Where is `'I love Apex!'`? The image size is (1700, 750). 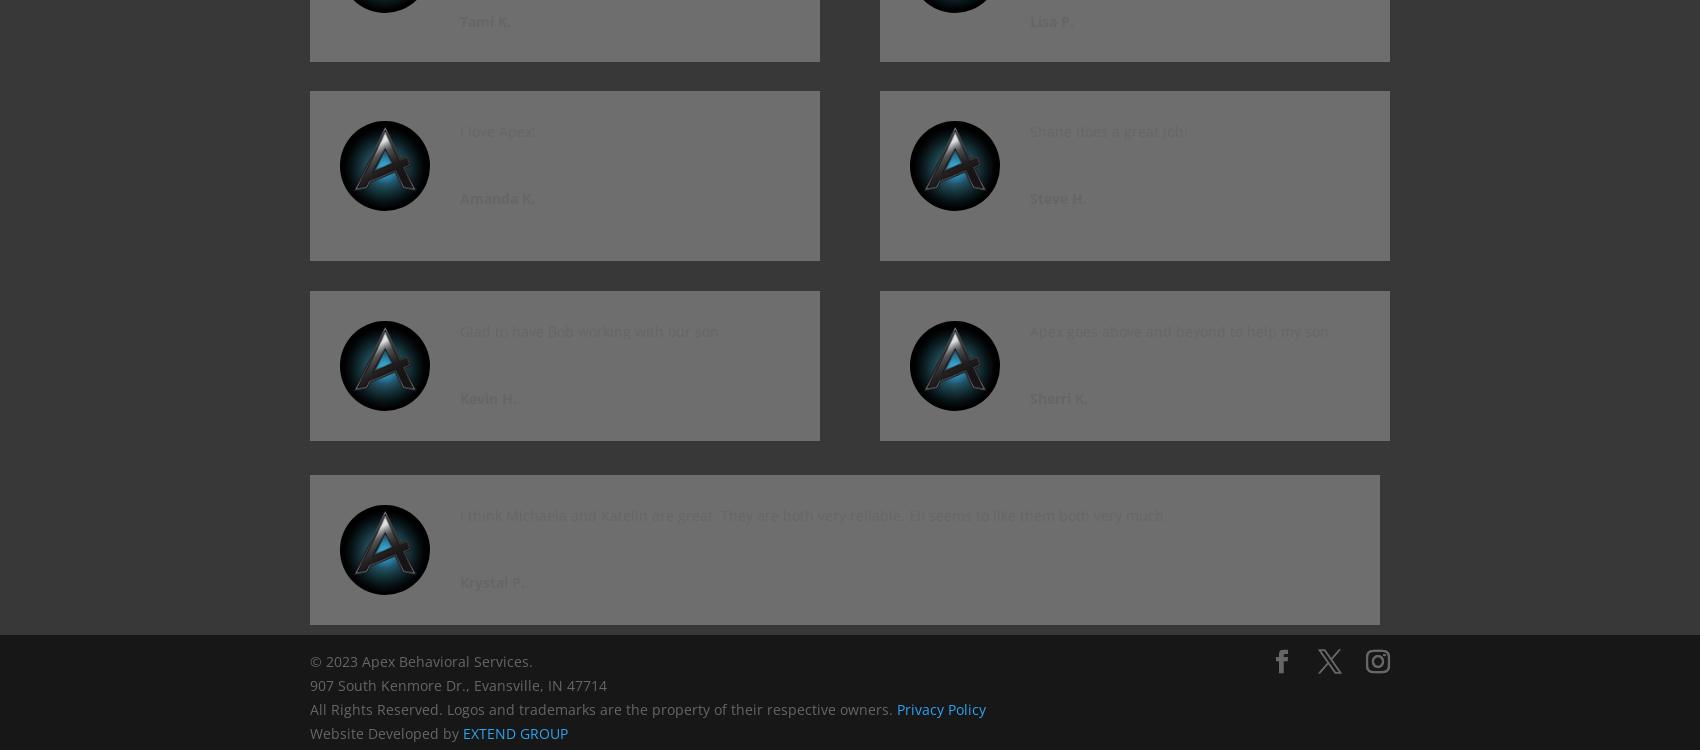 'I love Apex!' is located at coordinates (460, 131).